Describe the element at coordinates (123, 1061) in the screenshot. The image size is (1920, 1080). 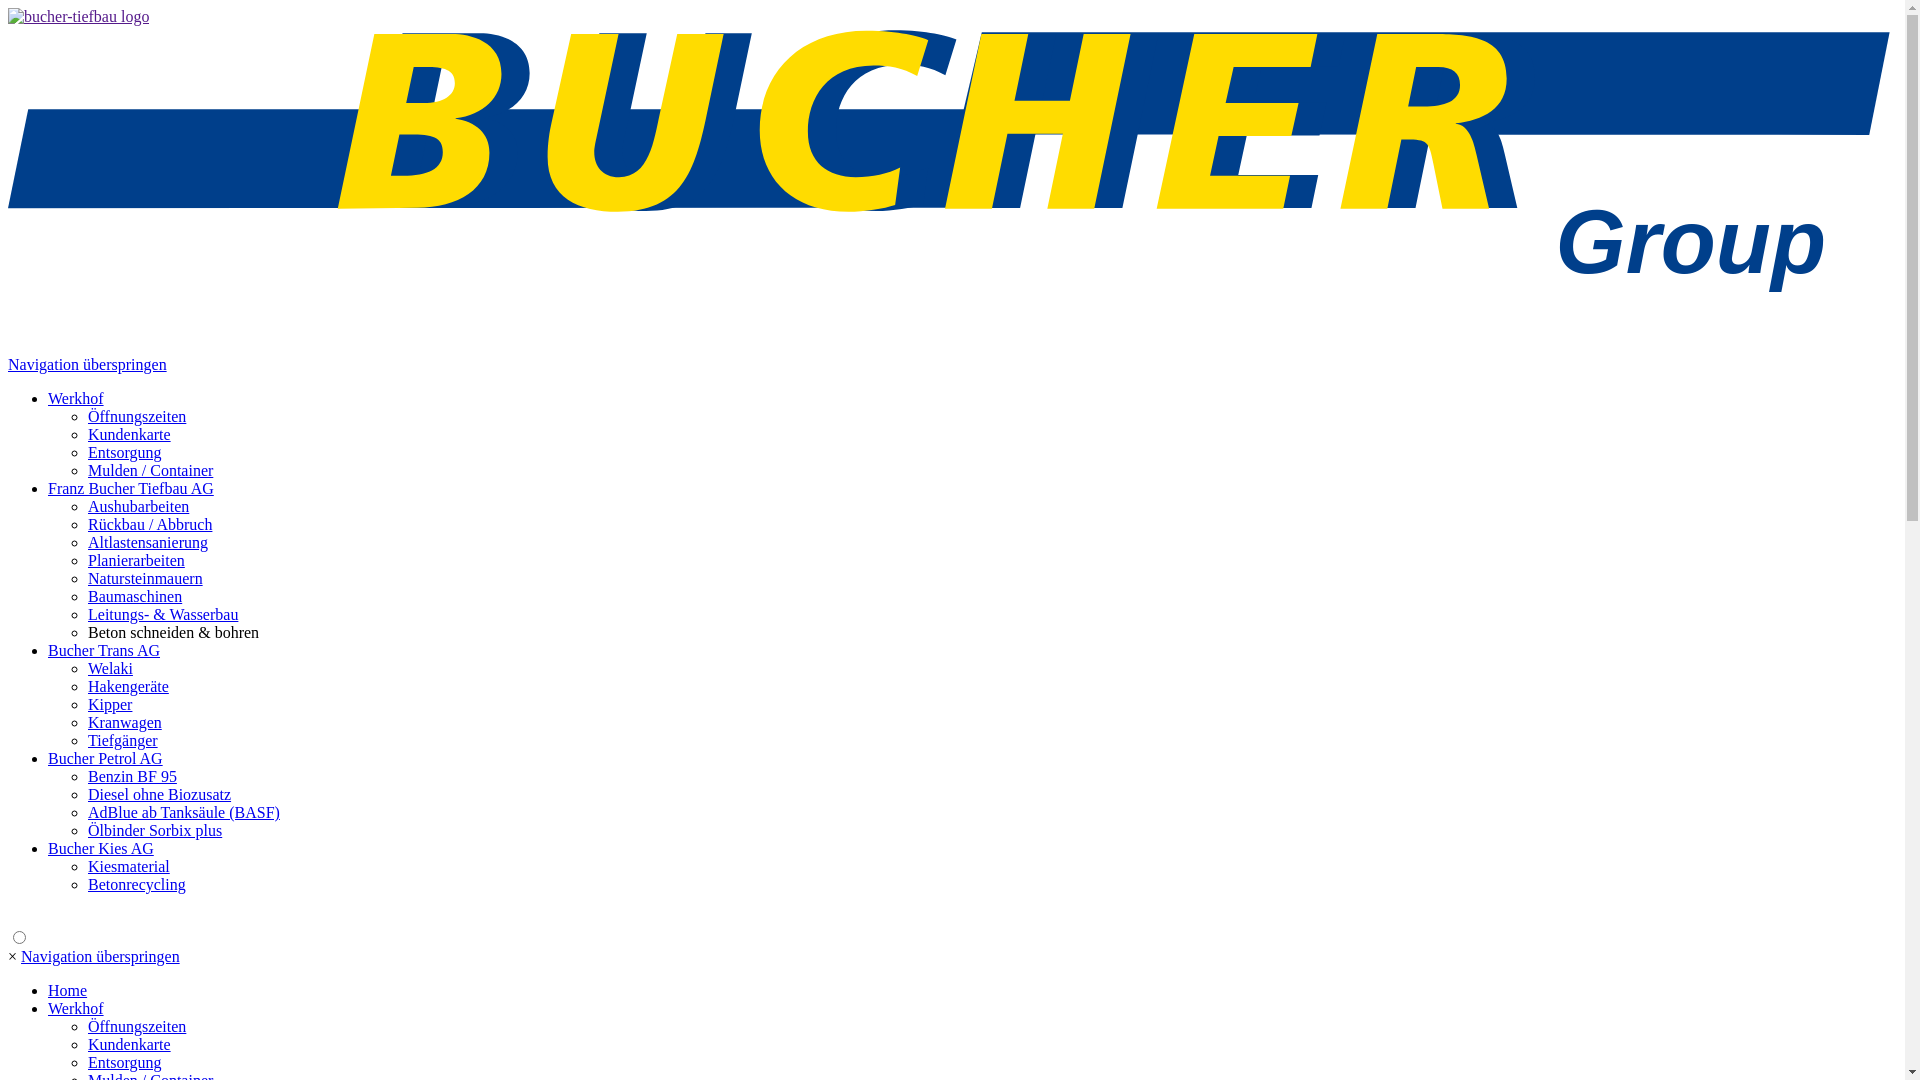
I see `'Entsorgung'` at that location.